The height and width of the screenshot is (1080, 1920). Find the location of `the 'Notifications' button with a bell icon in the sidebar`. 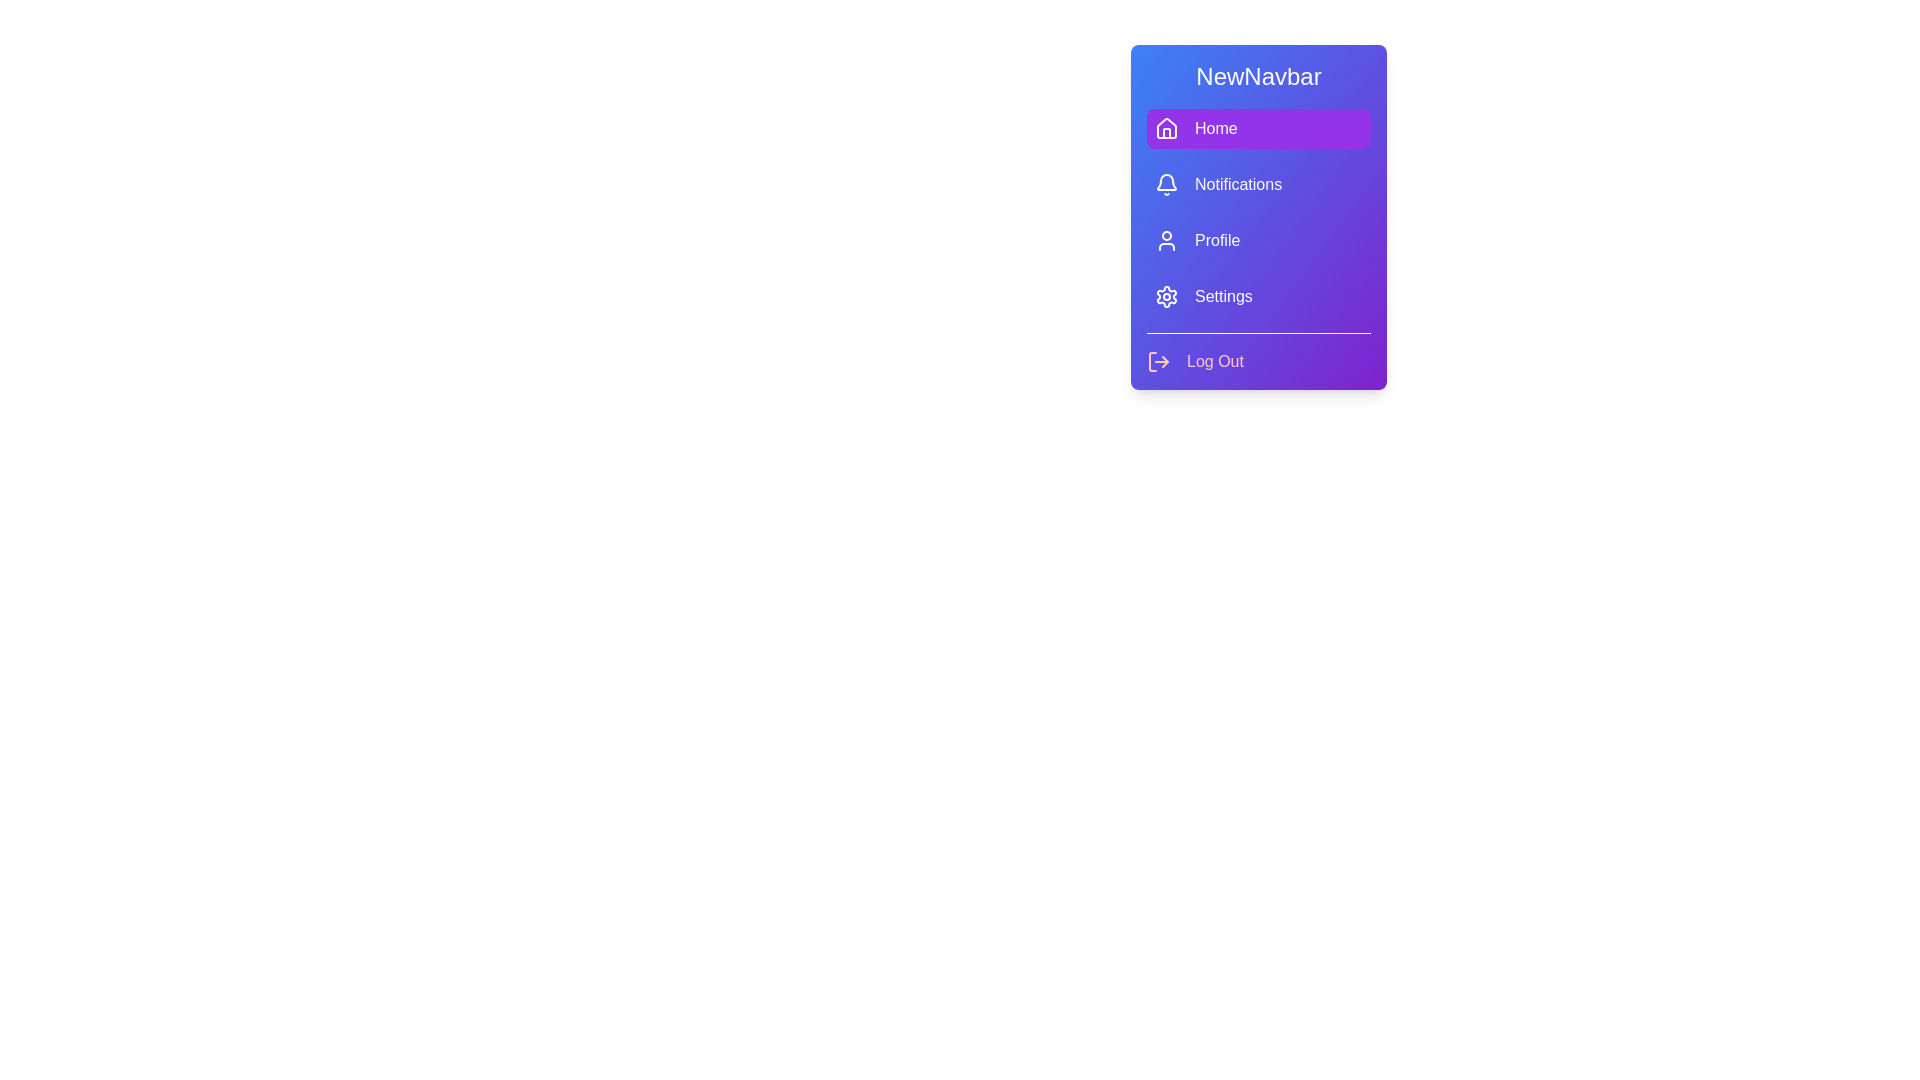

the 'Notifications' button with a bell icon in the sidebar is located at coordinates (1257, 185).